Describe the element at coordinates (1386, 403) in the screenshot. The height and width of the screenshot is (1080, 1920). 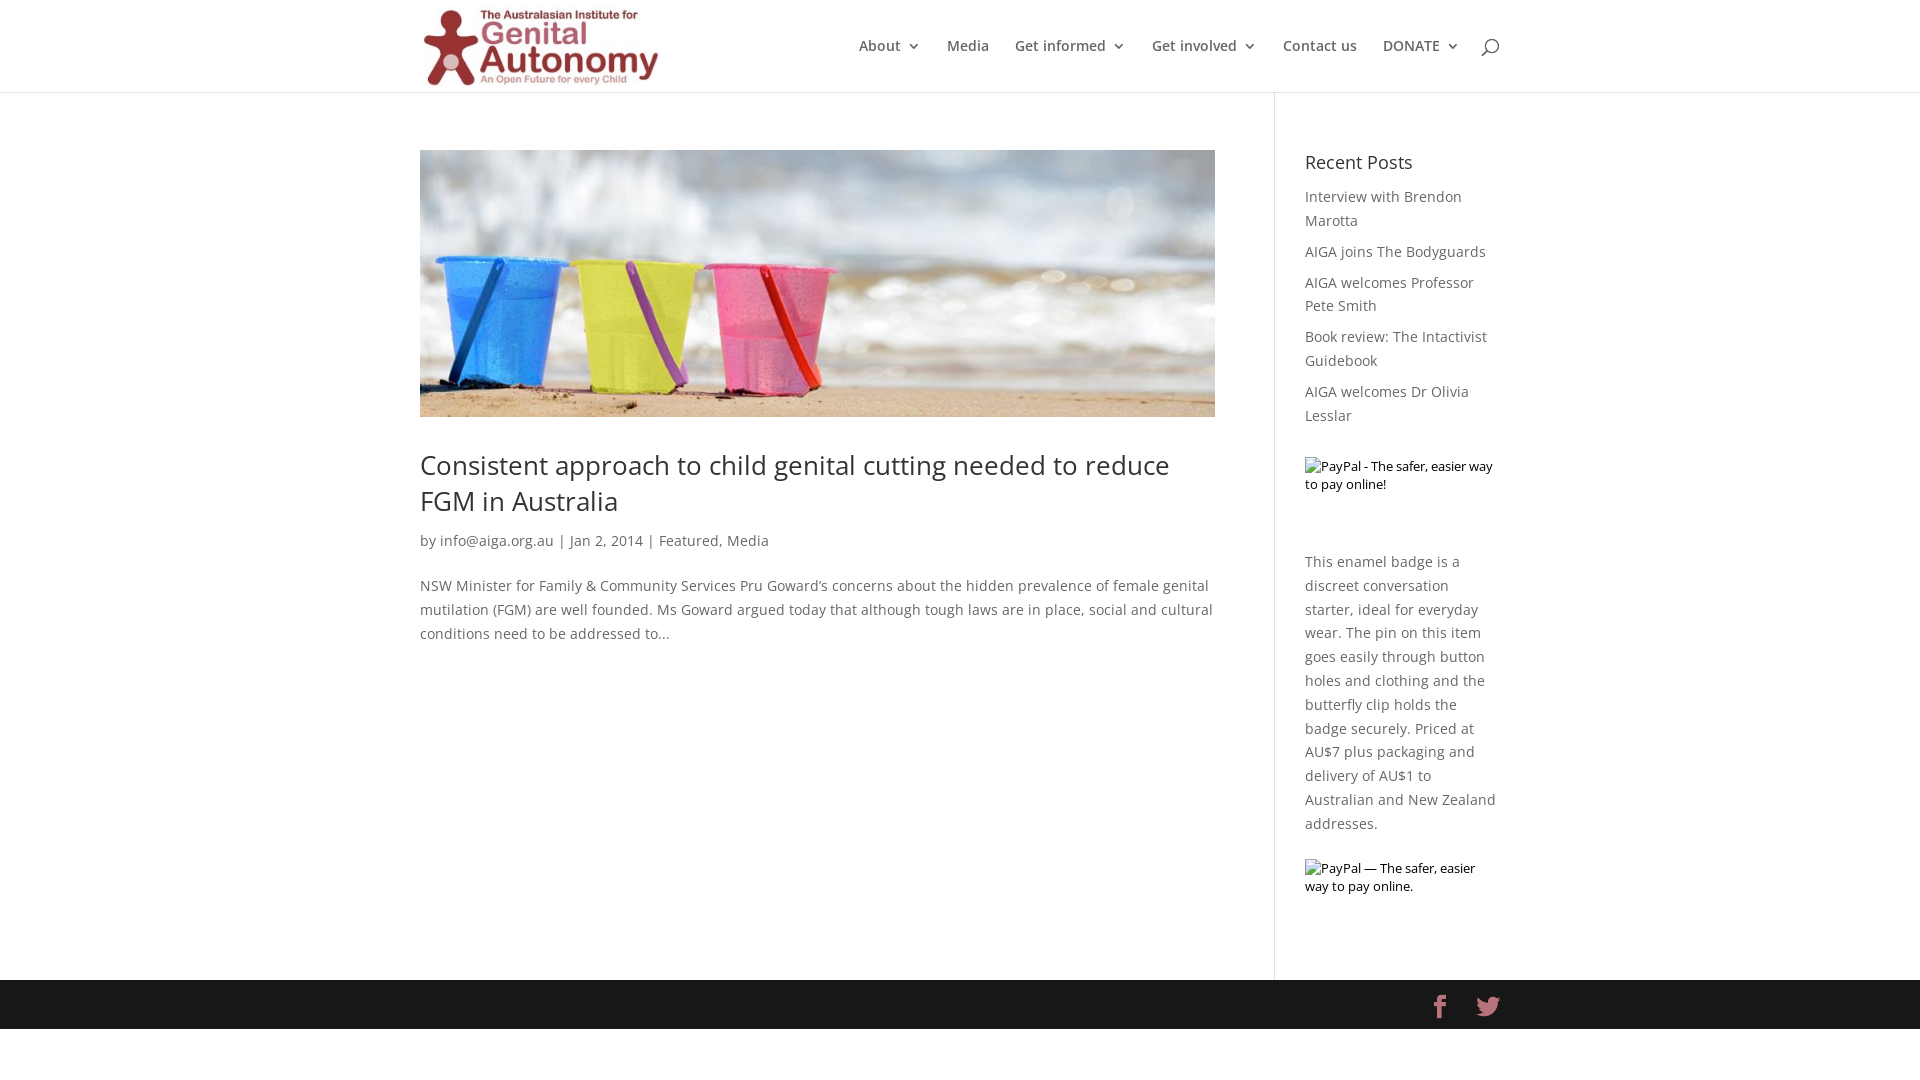
I see `'AIGA welcomes Dr Olivia Lesslar'` at that location.